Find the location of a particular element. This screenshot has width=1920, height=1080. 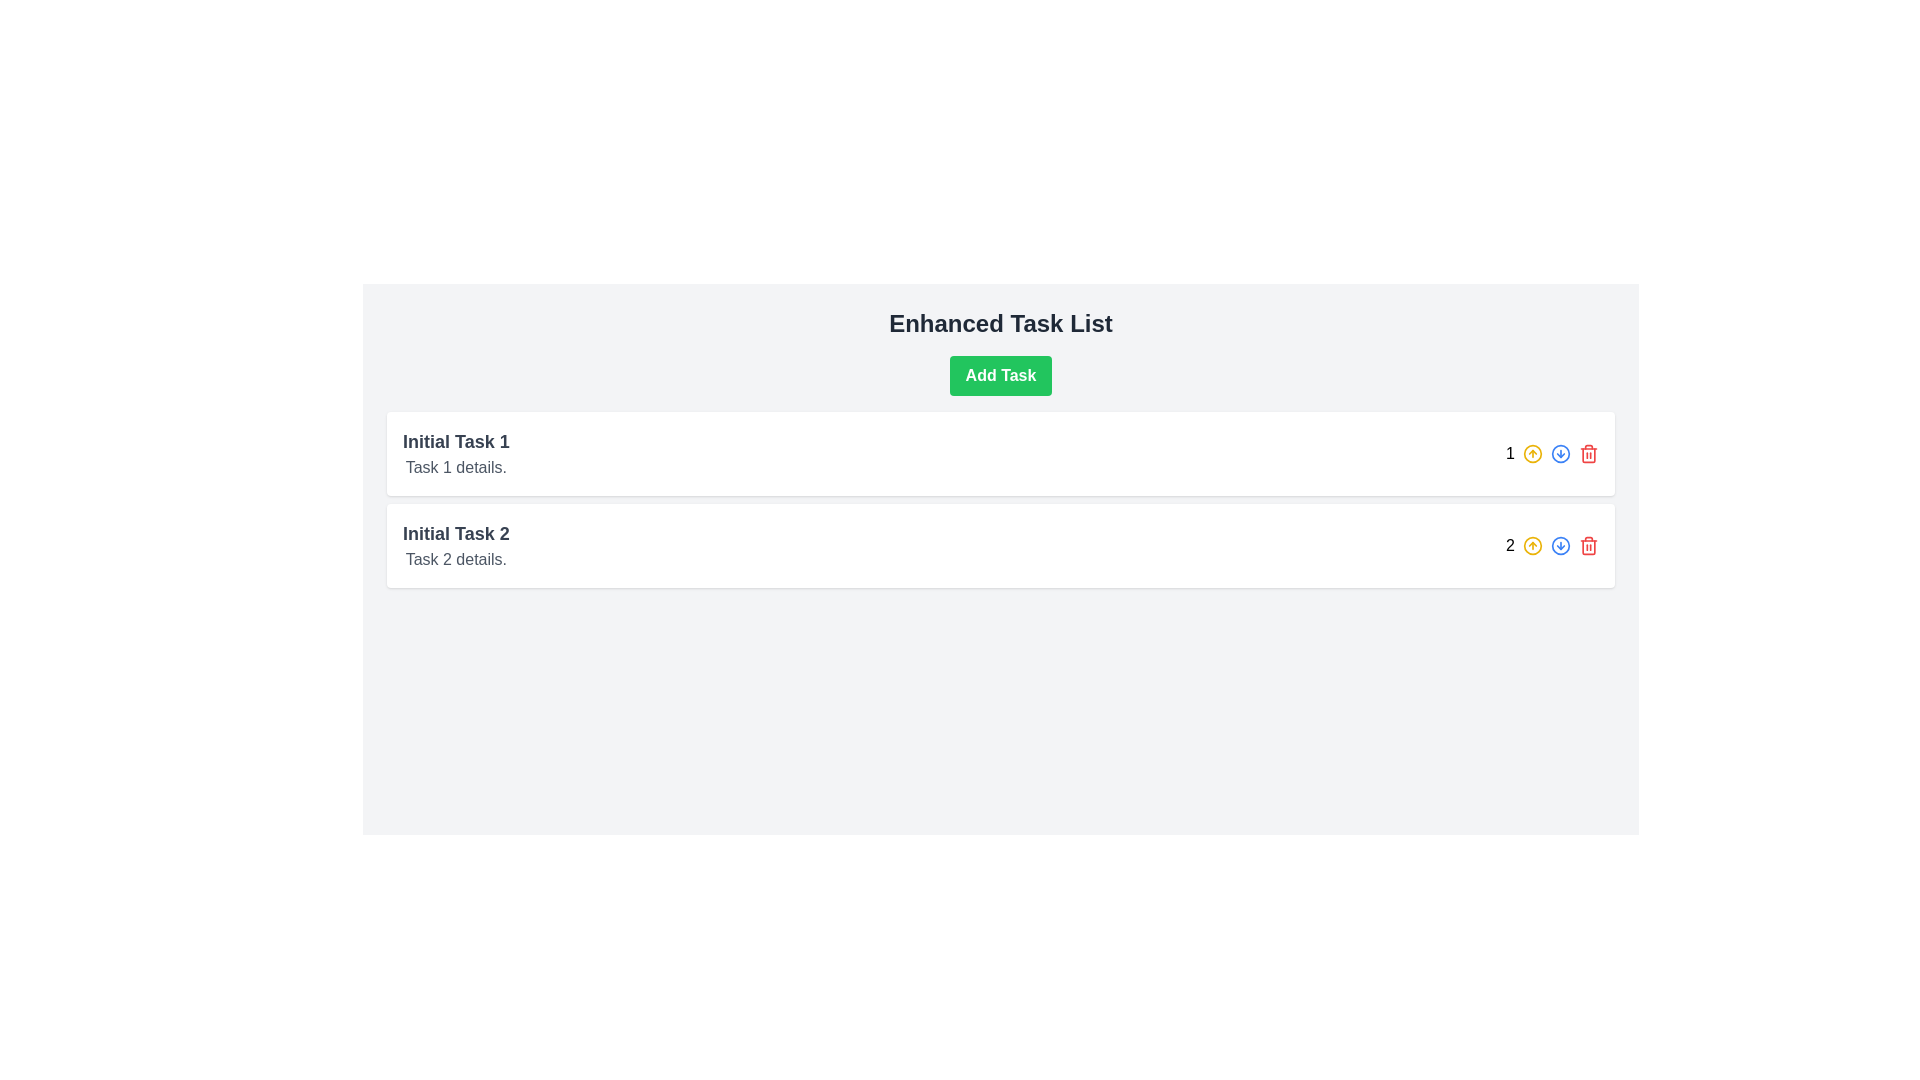

the red trash can icon is located at coordinates (1587, 454).